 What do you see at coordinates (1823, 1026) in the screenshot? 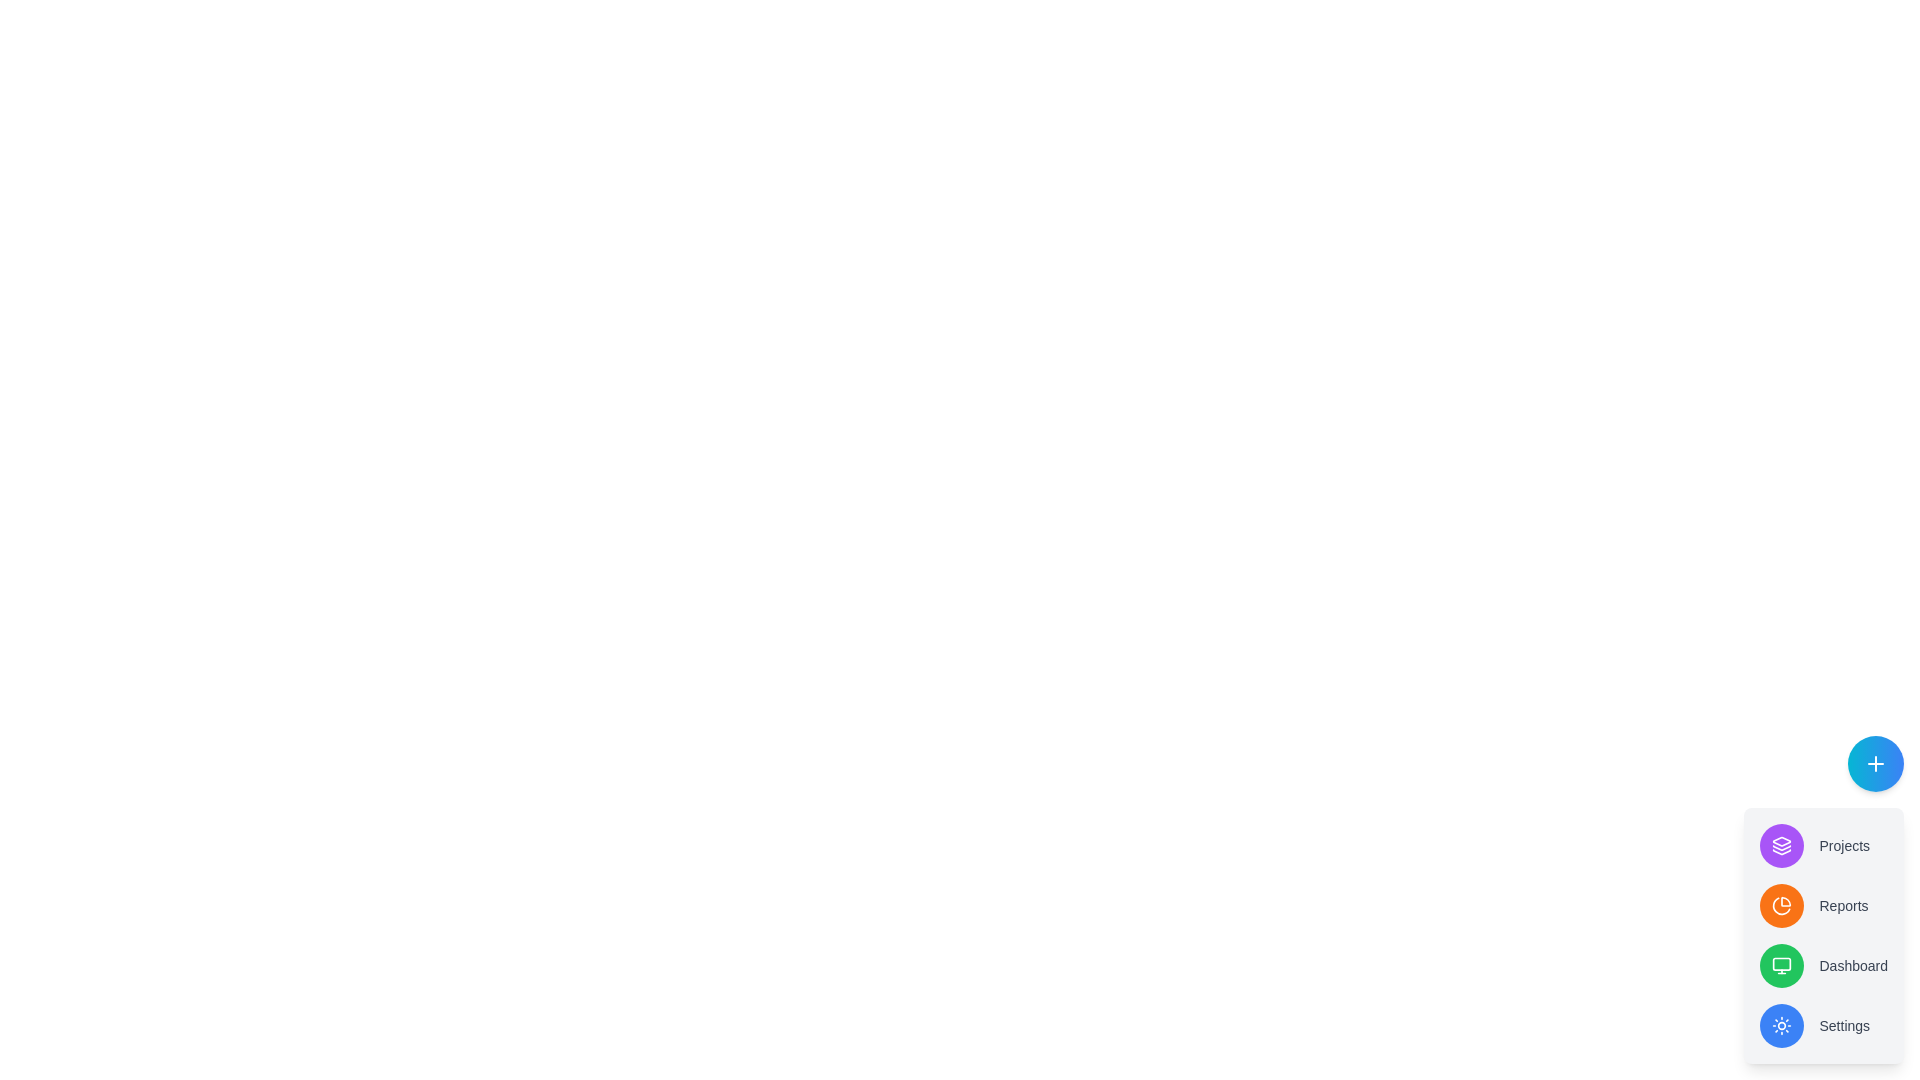
I see `the Navigation button labeled 'Settings' at the bottom of the vertical menu` at bounding box center [1823, 1026].